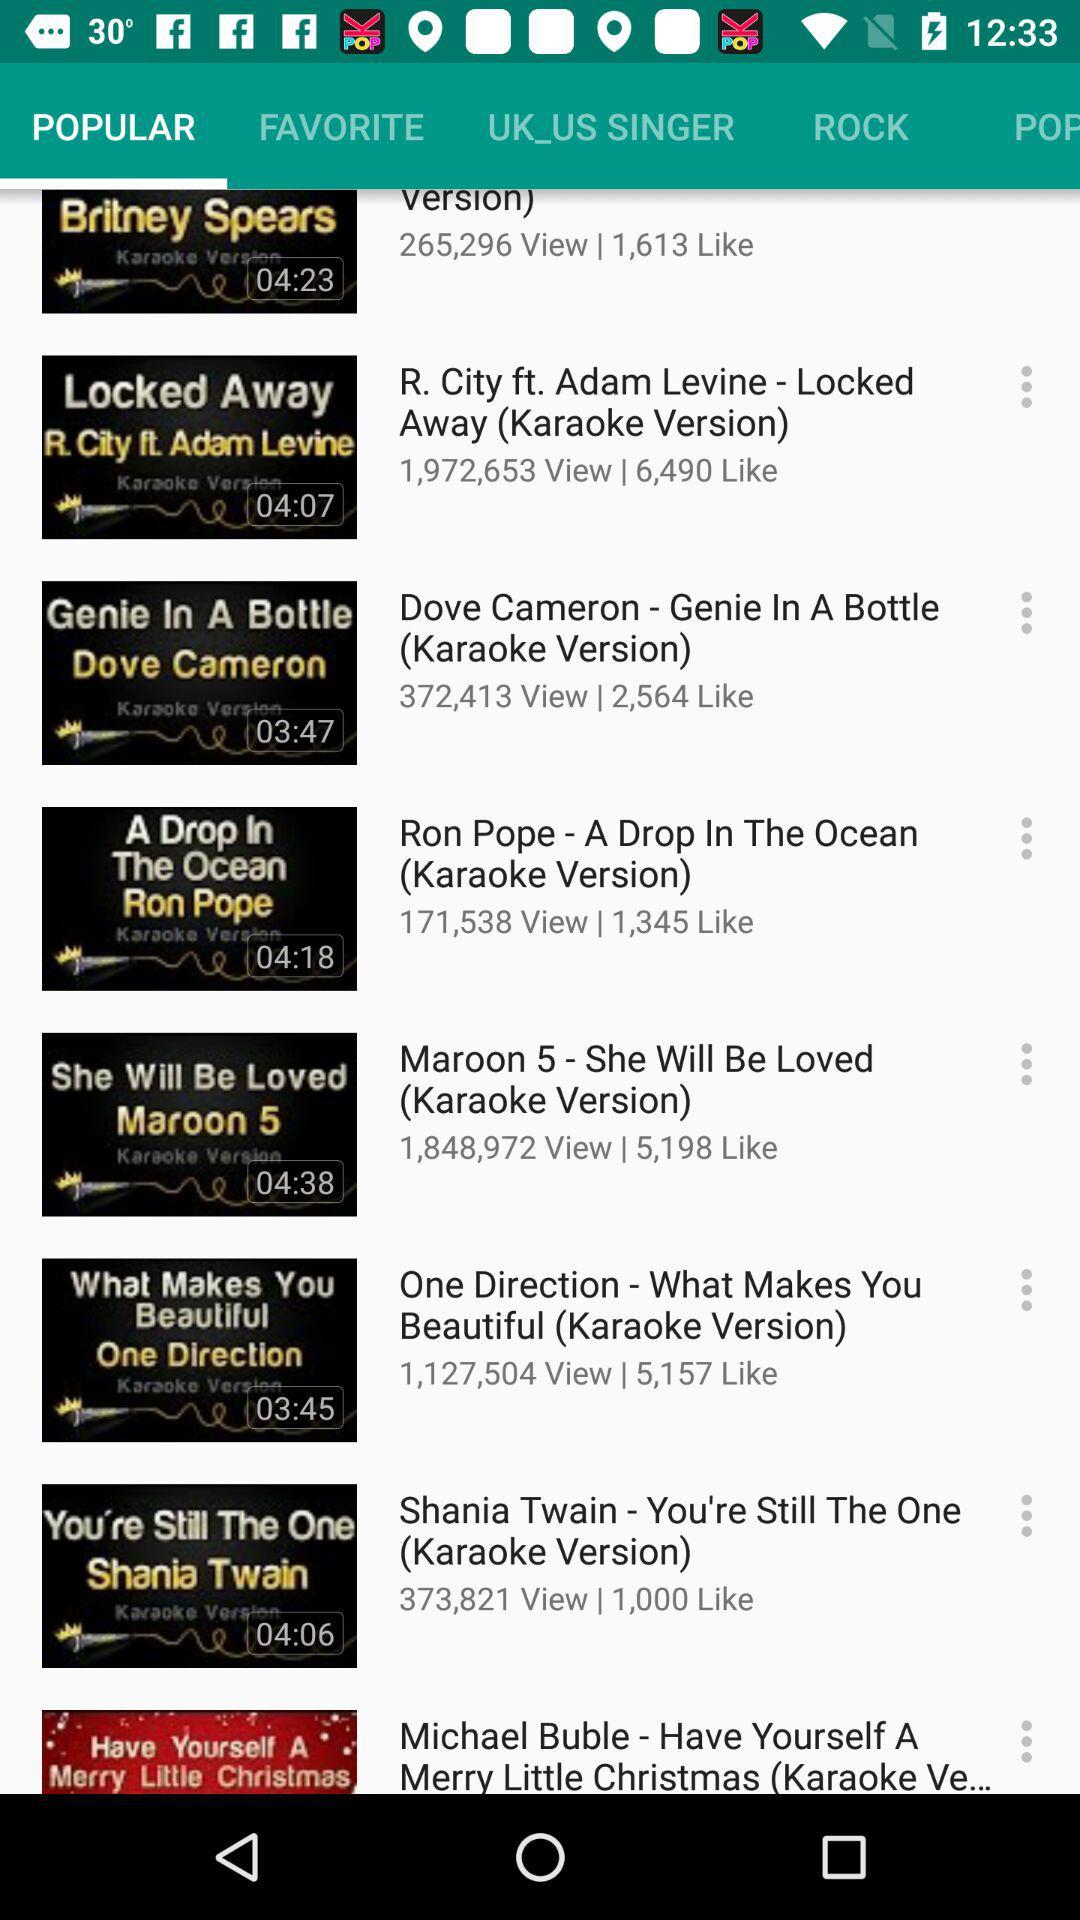  I want to click on explore more options, so click(1016, 1290).